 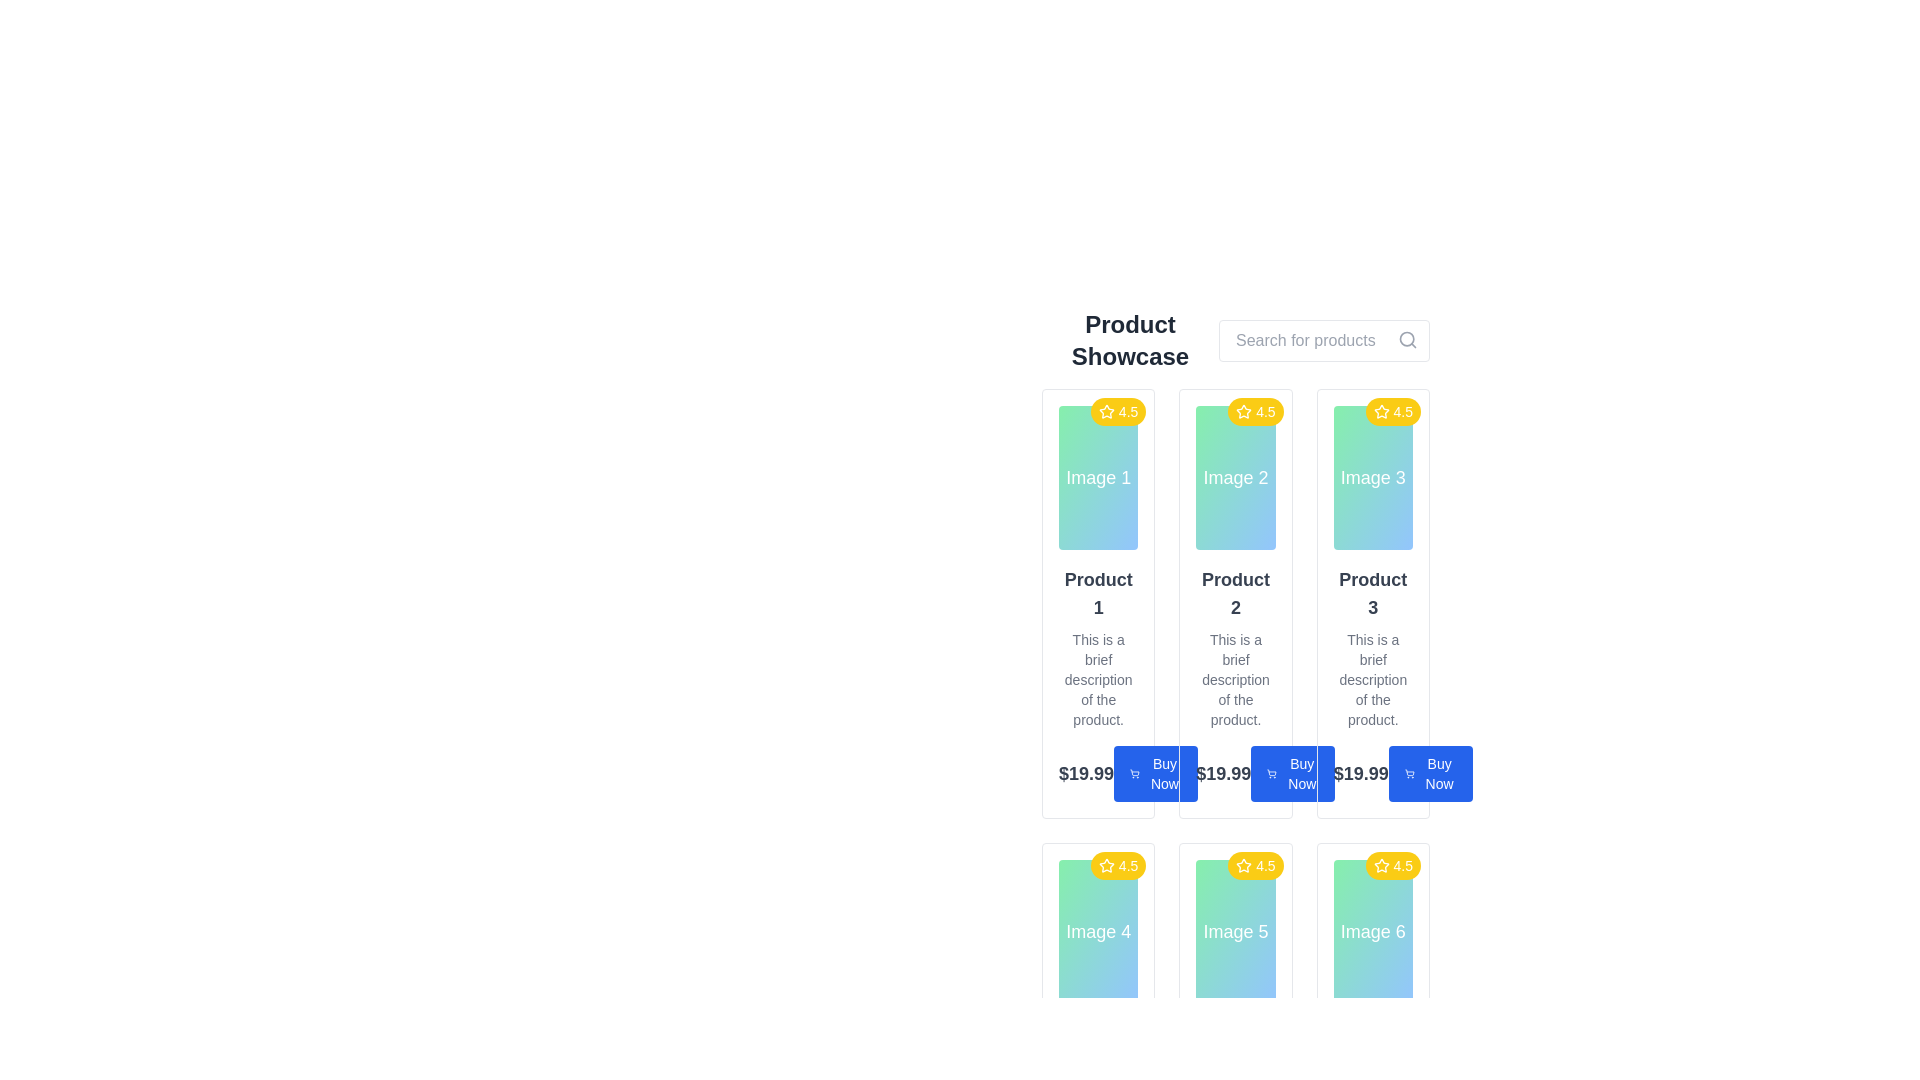 What do you see at coordinates (1243, 865) in the screenshot?
I see `the rating star icon located in the upper-right corner of 'Image 5' in the product showcase grid to denote the product's rating of 4.5` at bounding box center [1243, 865].